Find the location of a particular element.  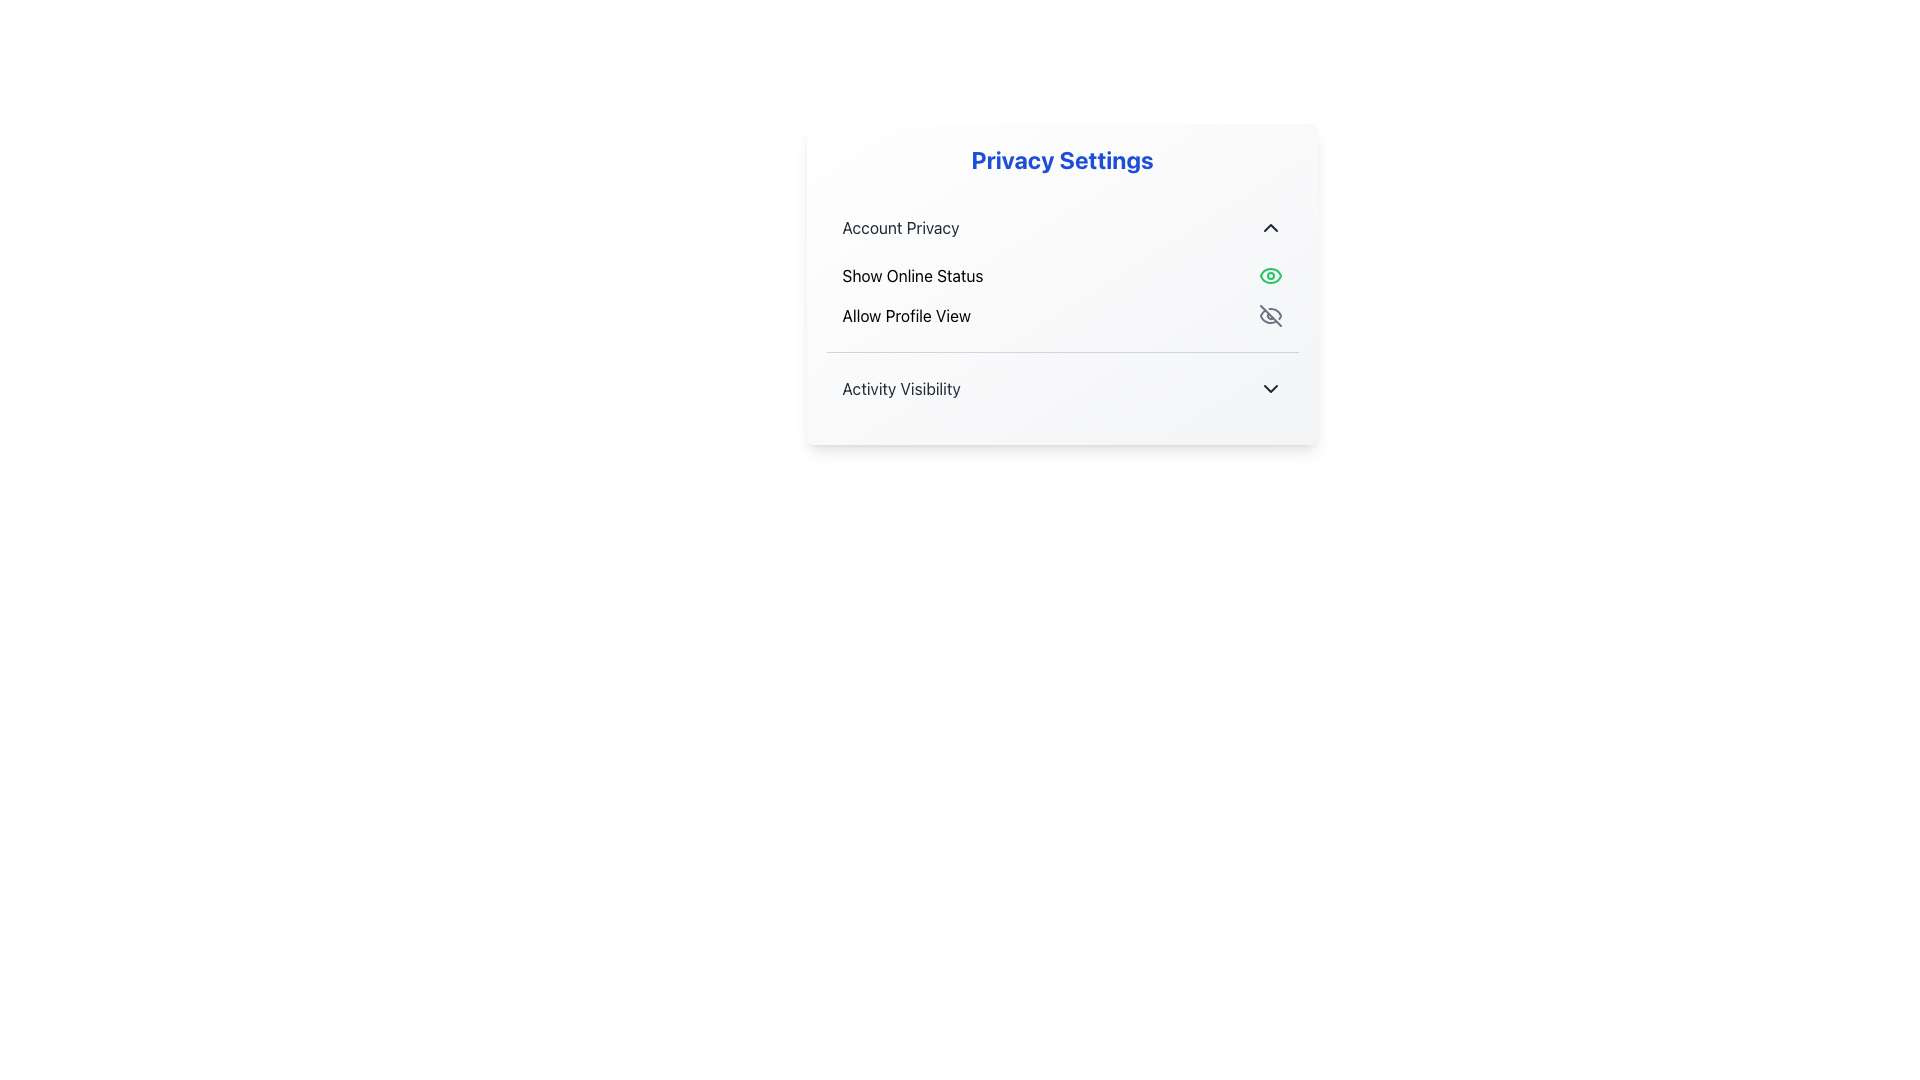

the visibility toggle icon located to the right of the 'Allow Profile View' text in the 'Privacy Settings' section is located at coordinates (1269, 276).